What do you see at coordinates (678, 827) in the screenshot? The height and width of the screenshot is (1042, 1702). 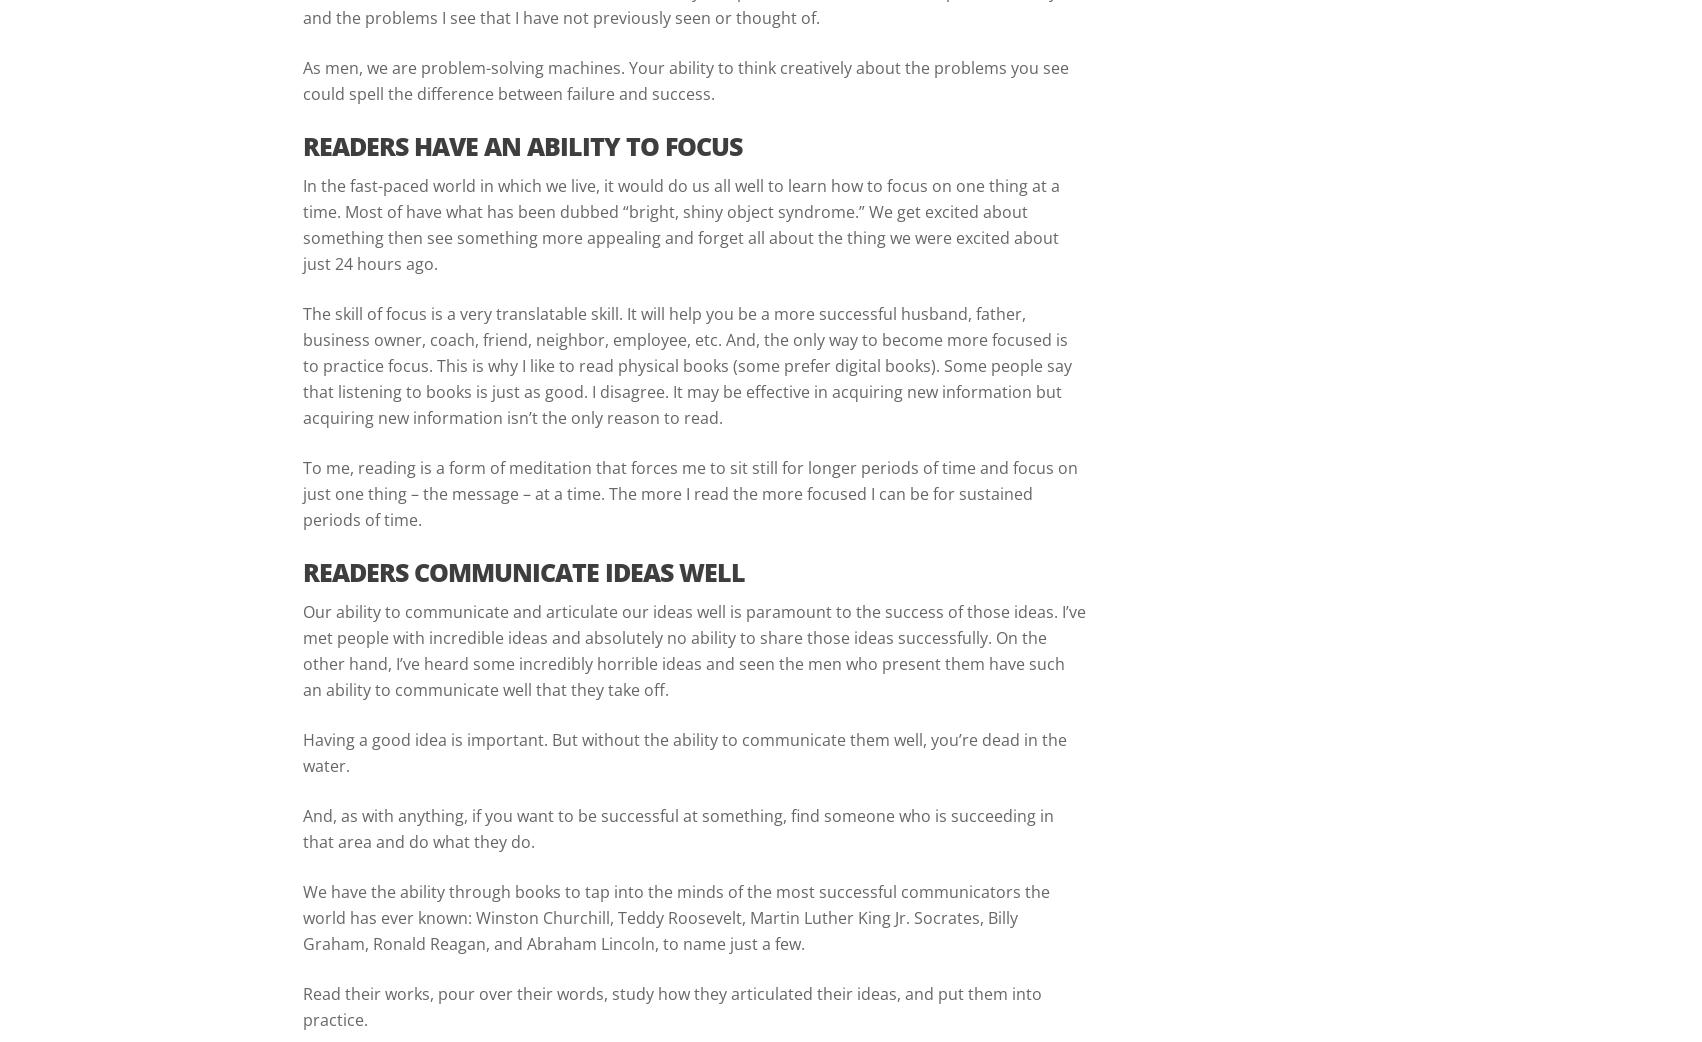 I see `'And, as with anything, if you want to be successful at something, find someone who is succeeding in that area and do what they do.'` at bounding box center [678, 827].